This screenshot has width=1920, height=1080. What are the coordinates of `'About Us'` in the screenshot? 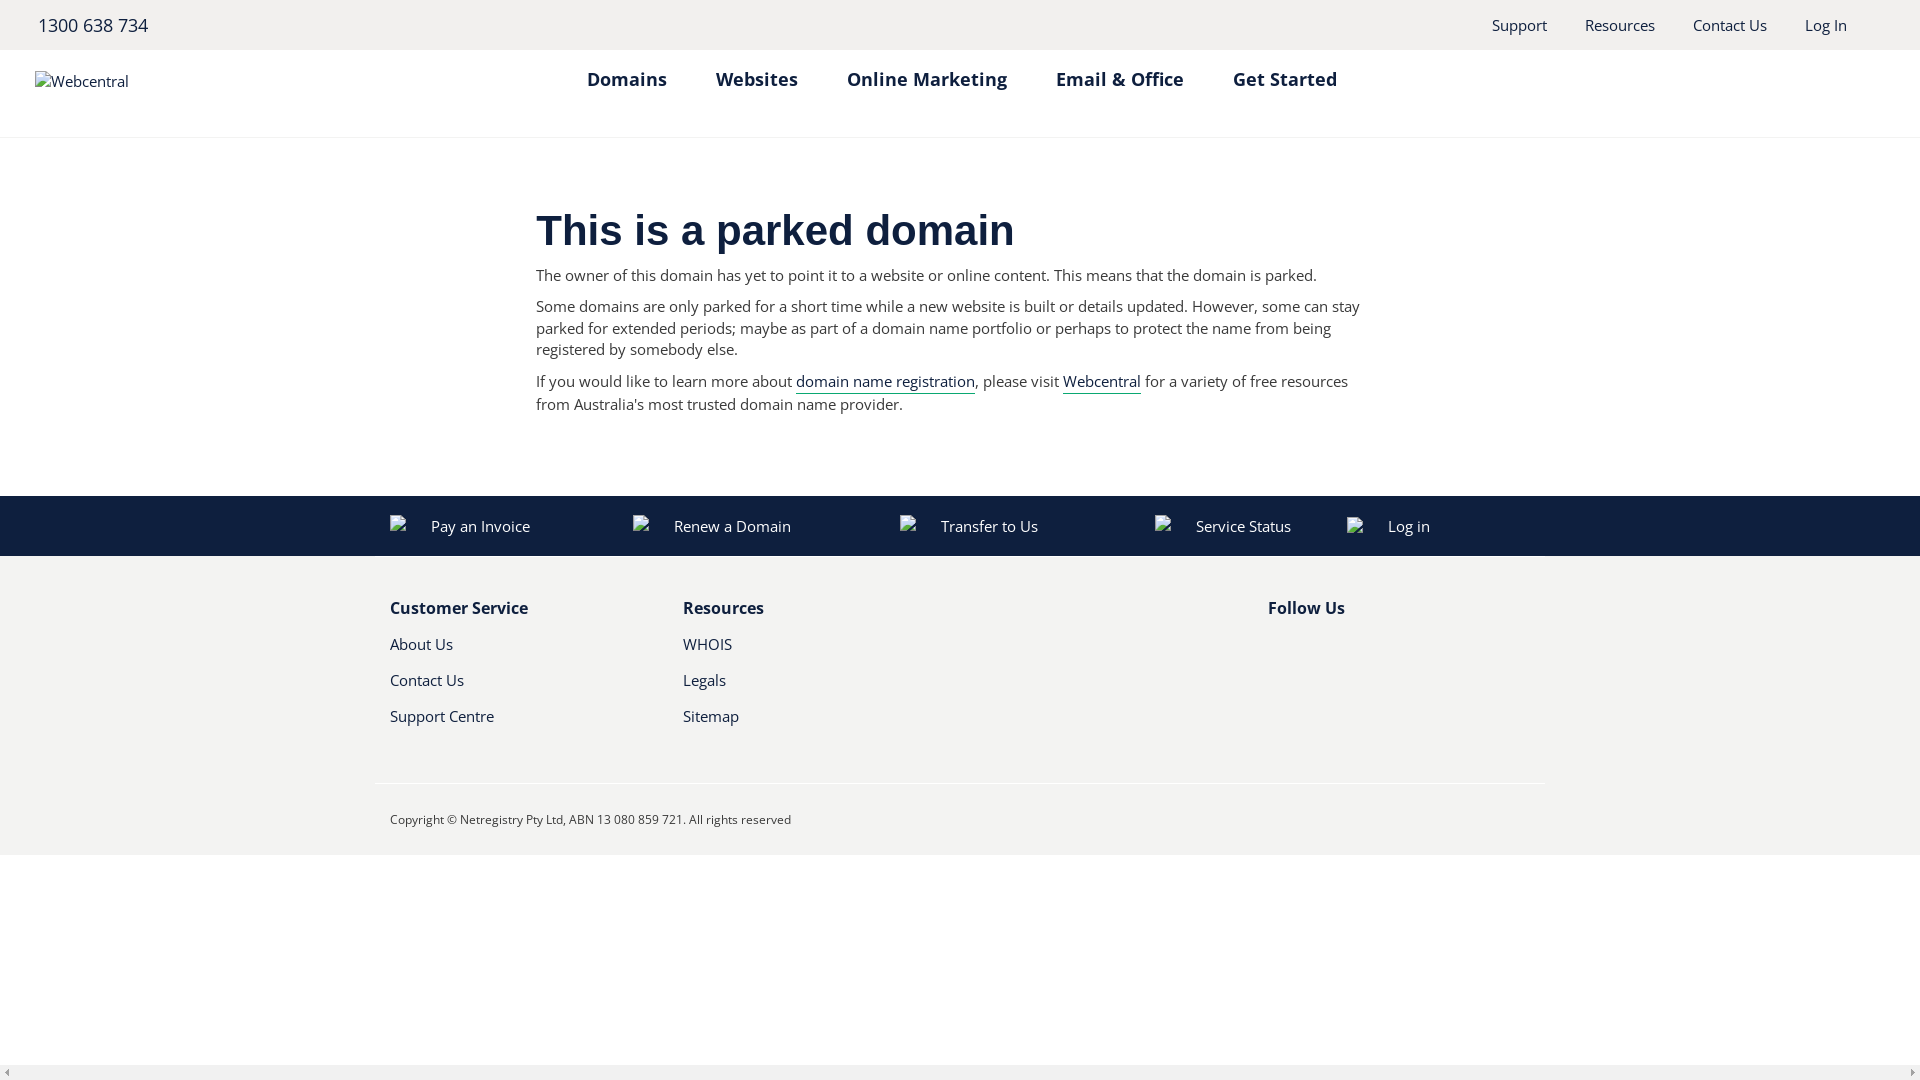 It's located at (501, 651).